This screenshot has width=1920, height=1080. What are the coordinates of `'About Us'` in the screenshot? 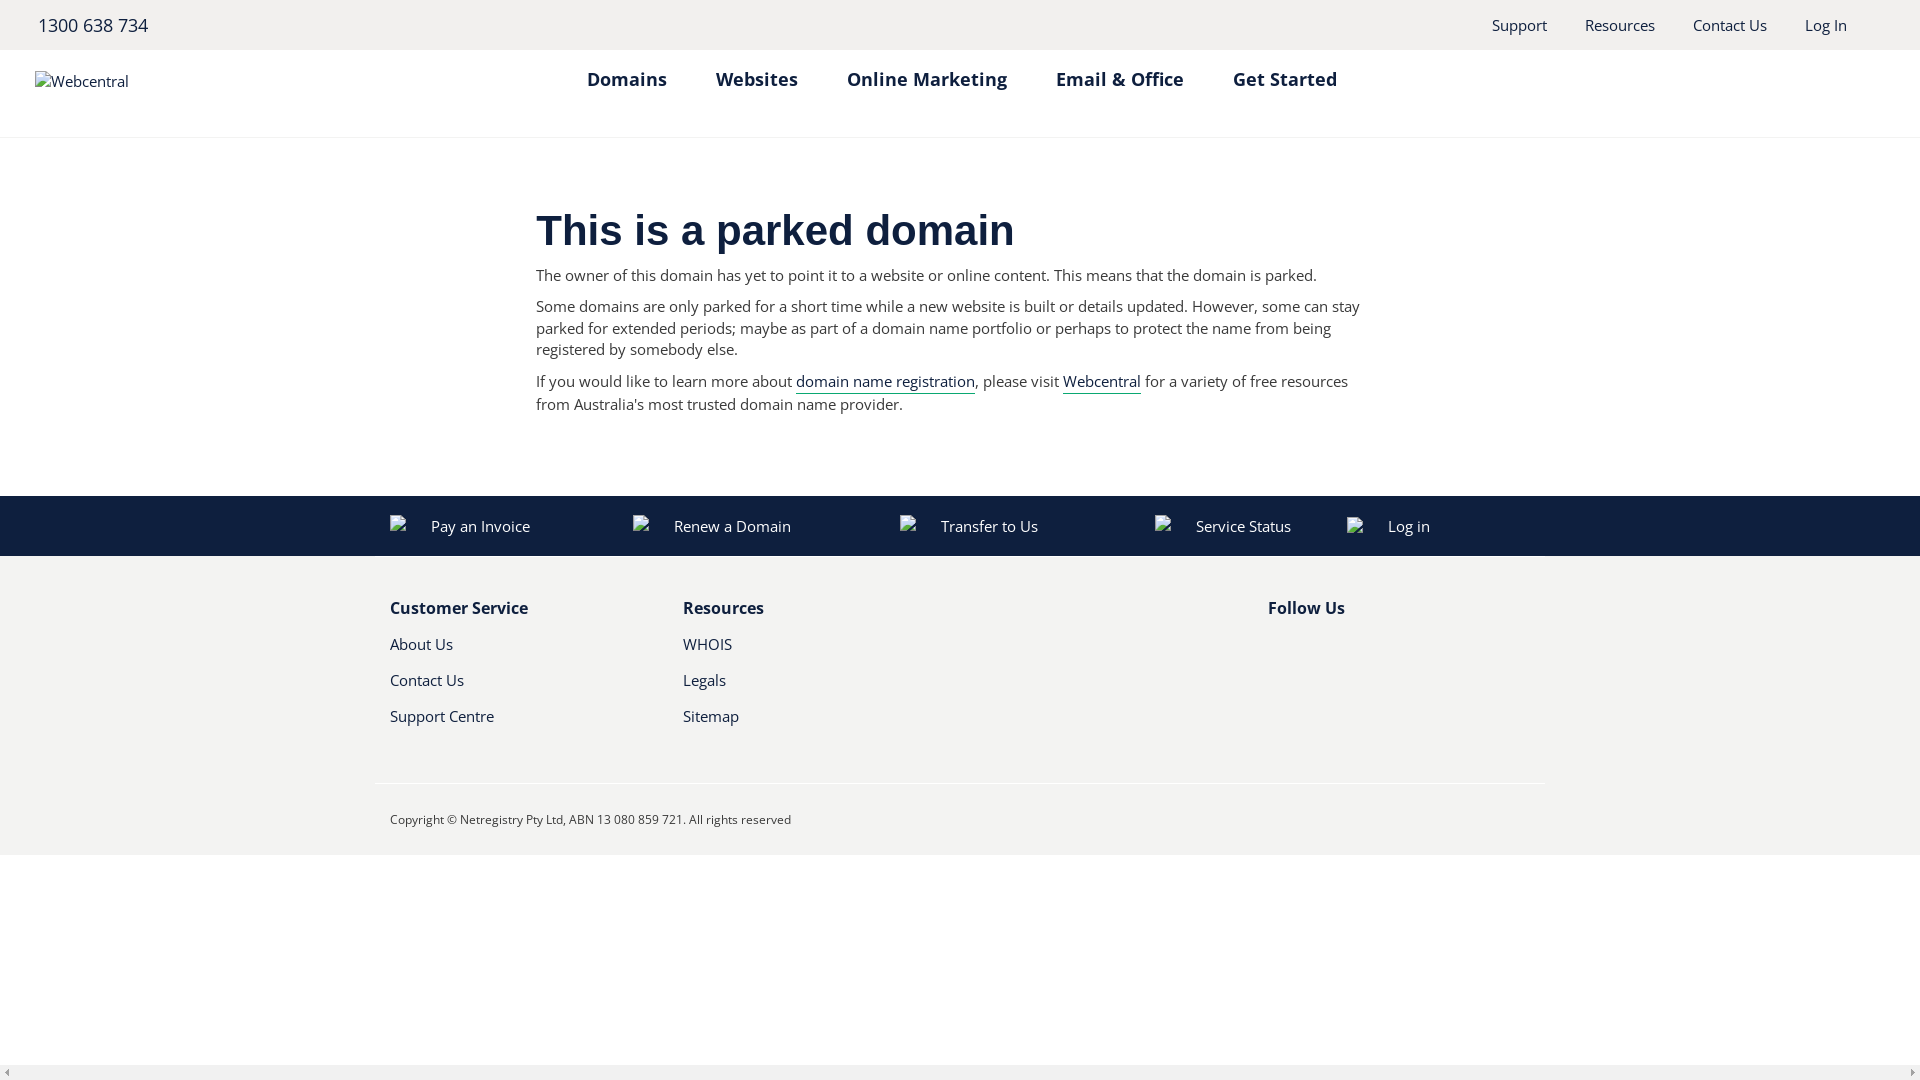 It's located at (501, 651).